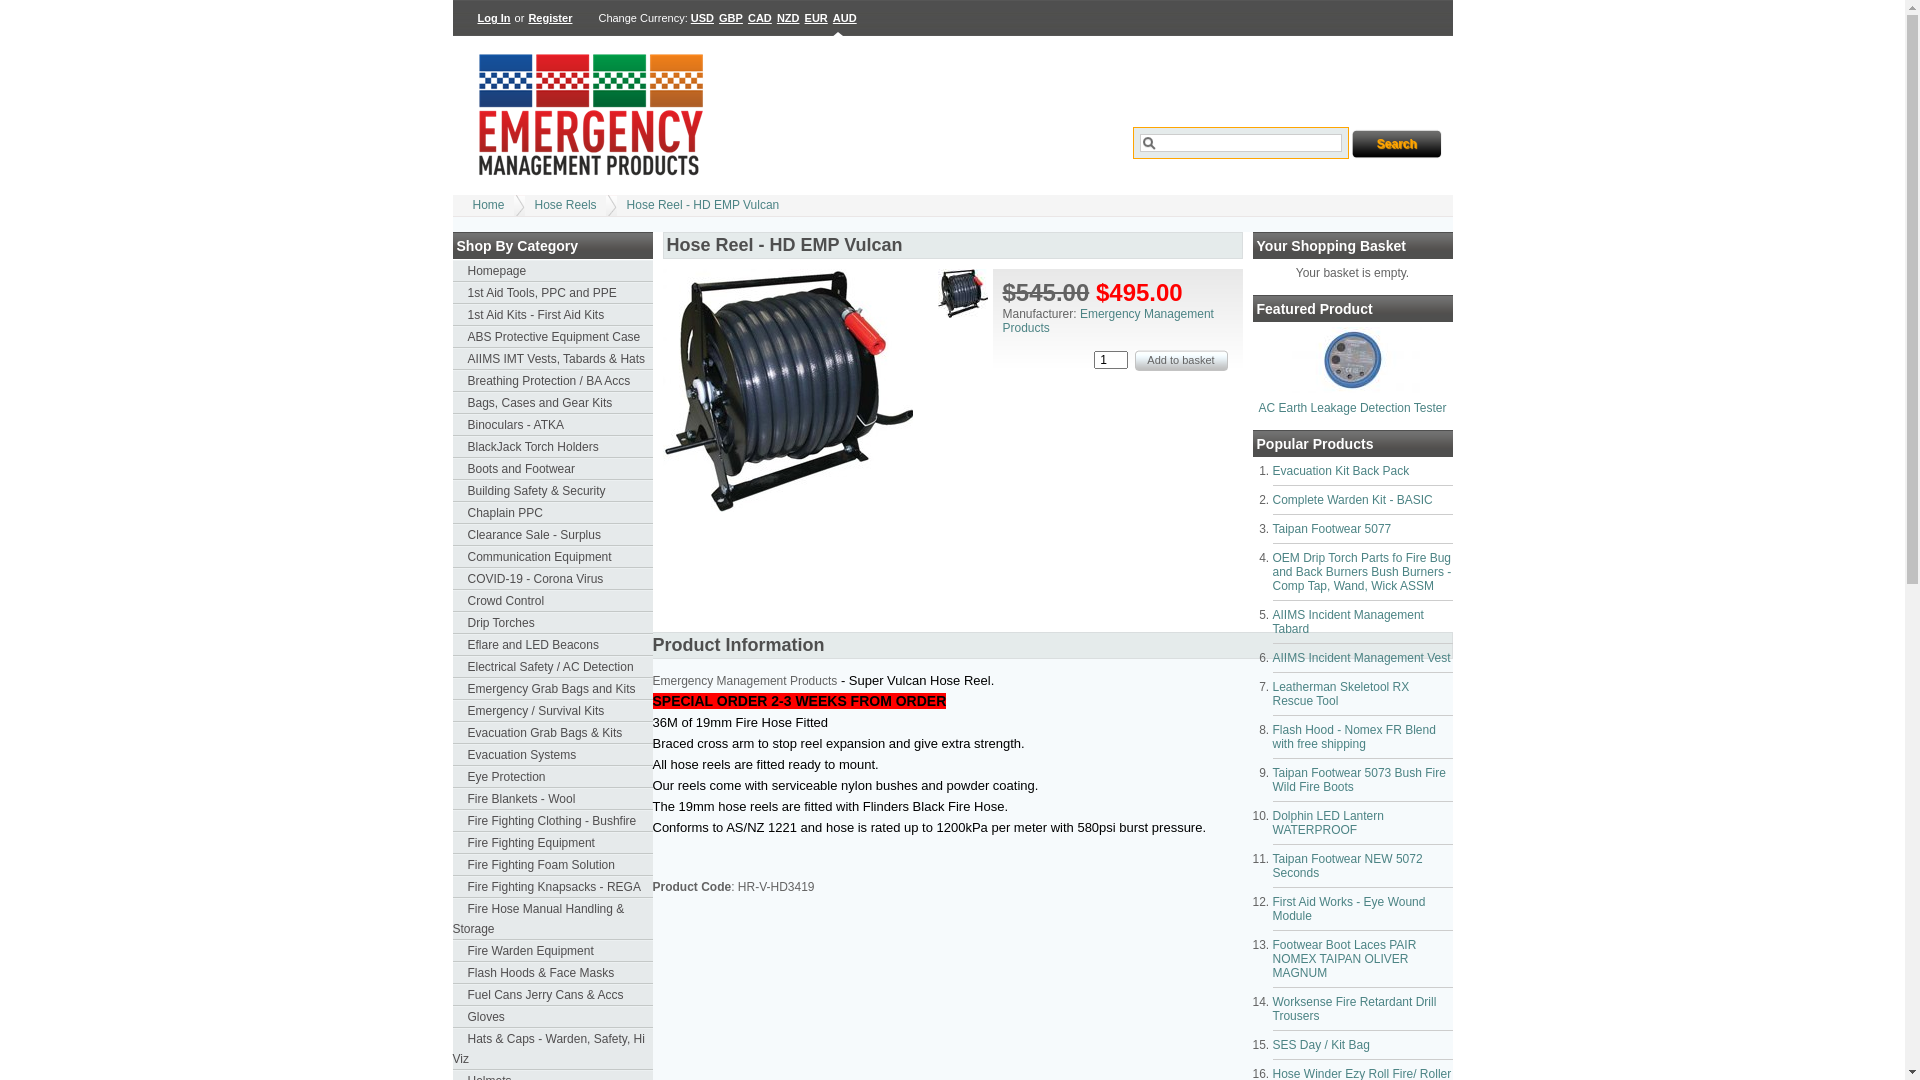  I want to click on 'Hose Reels', so click(565, 204).